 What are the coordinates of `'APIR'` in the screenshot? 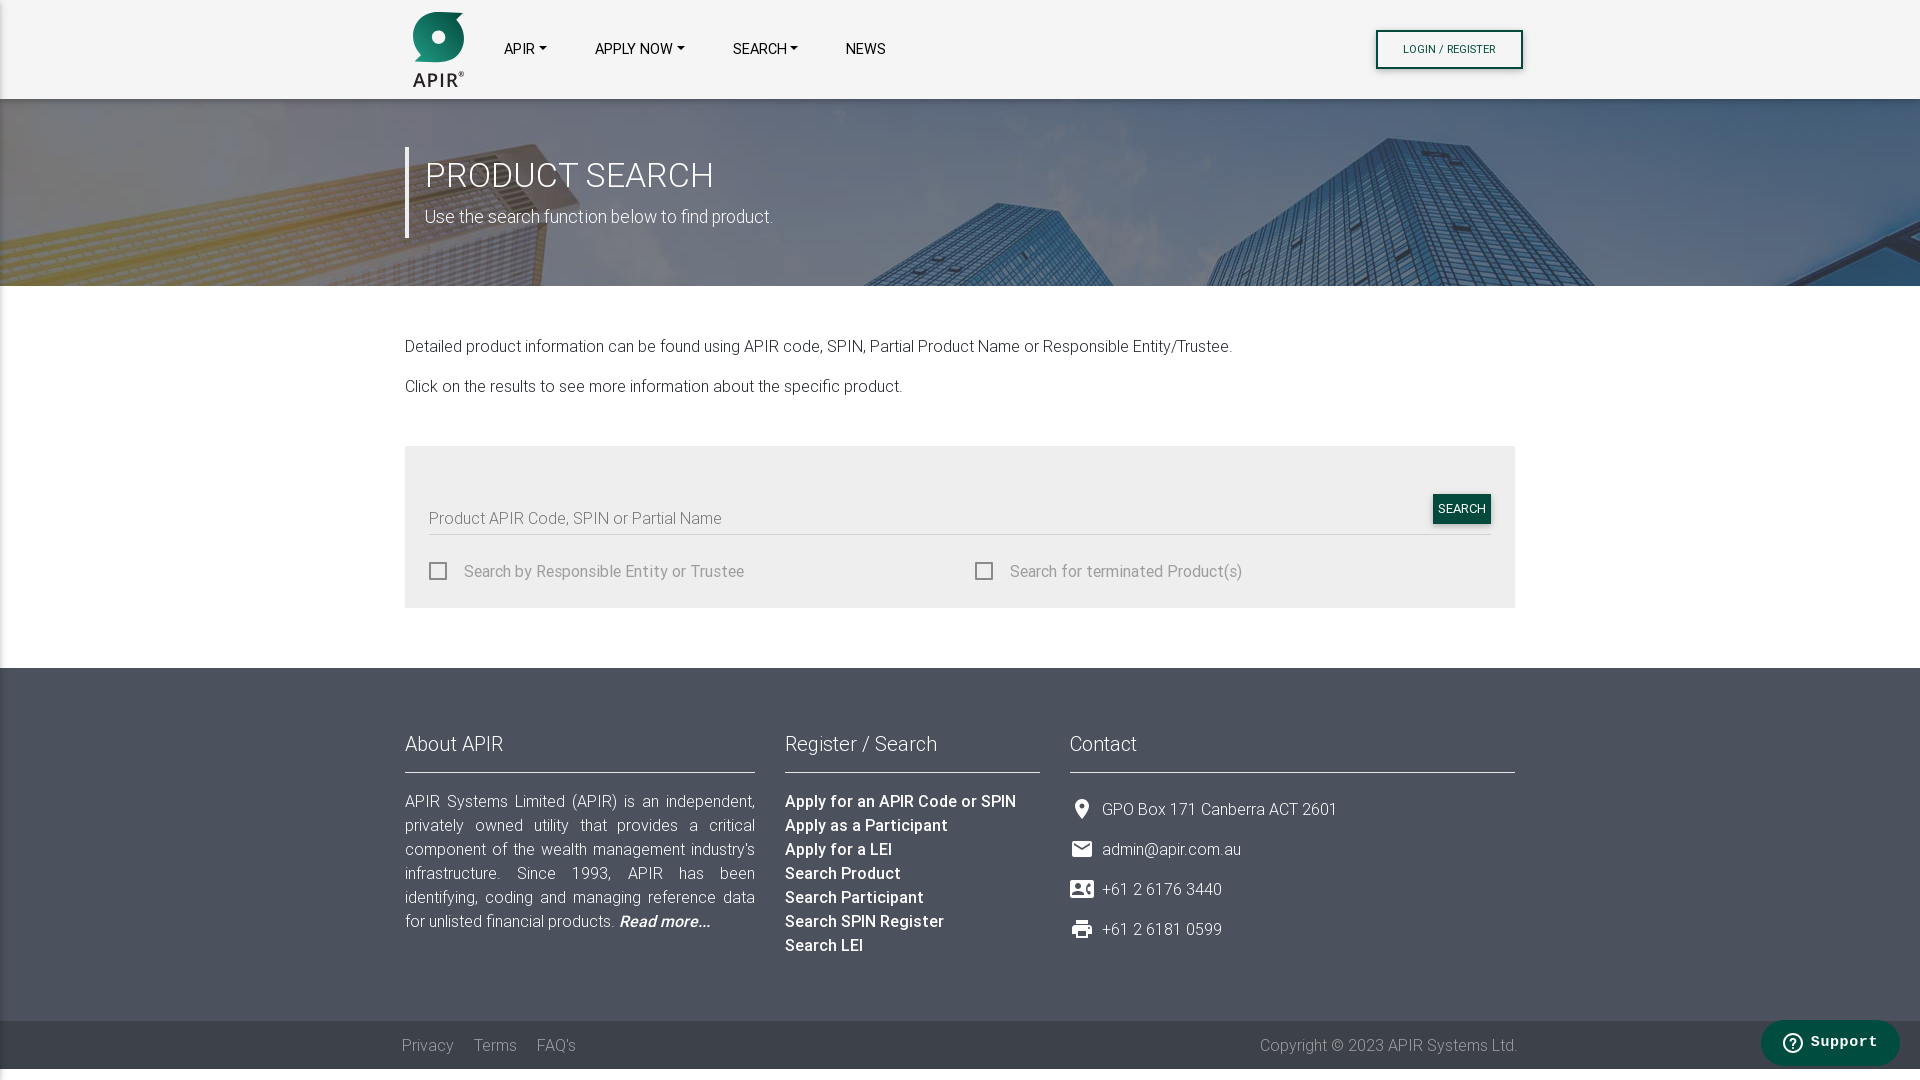 It's located at (495, 49).